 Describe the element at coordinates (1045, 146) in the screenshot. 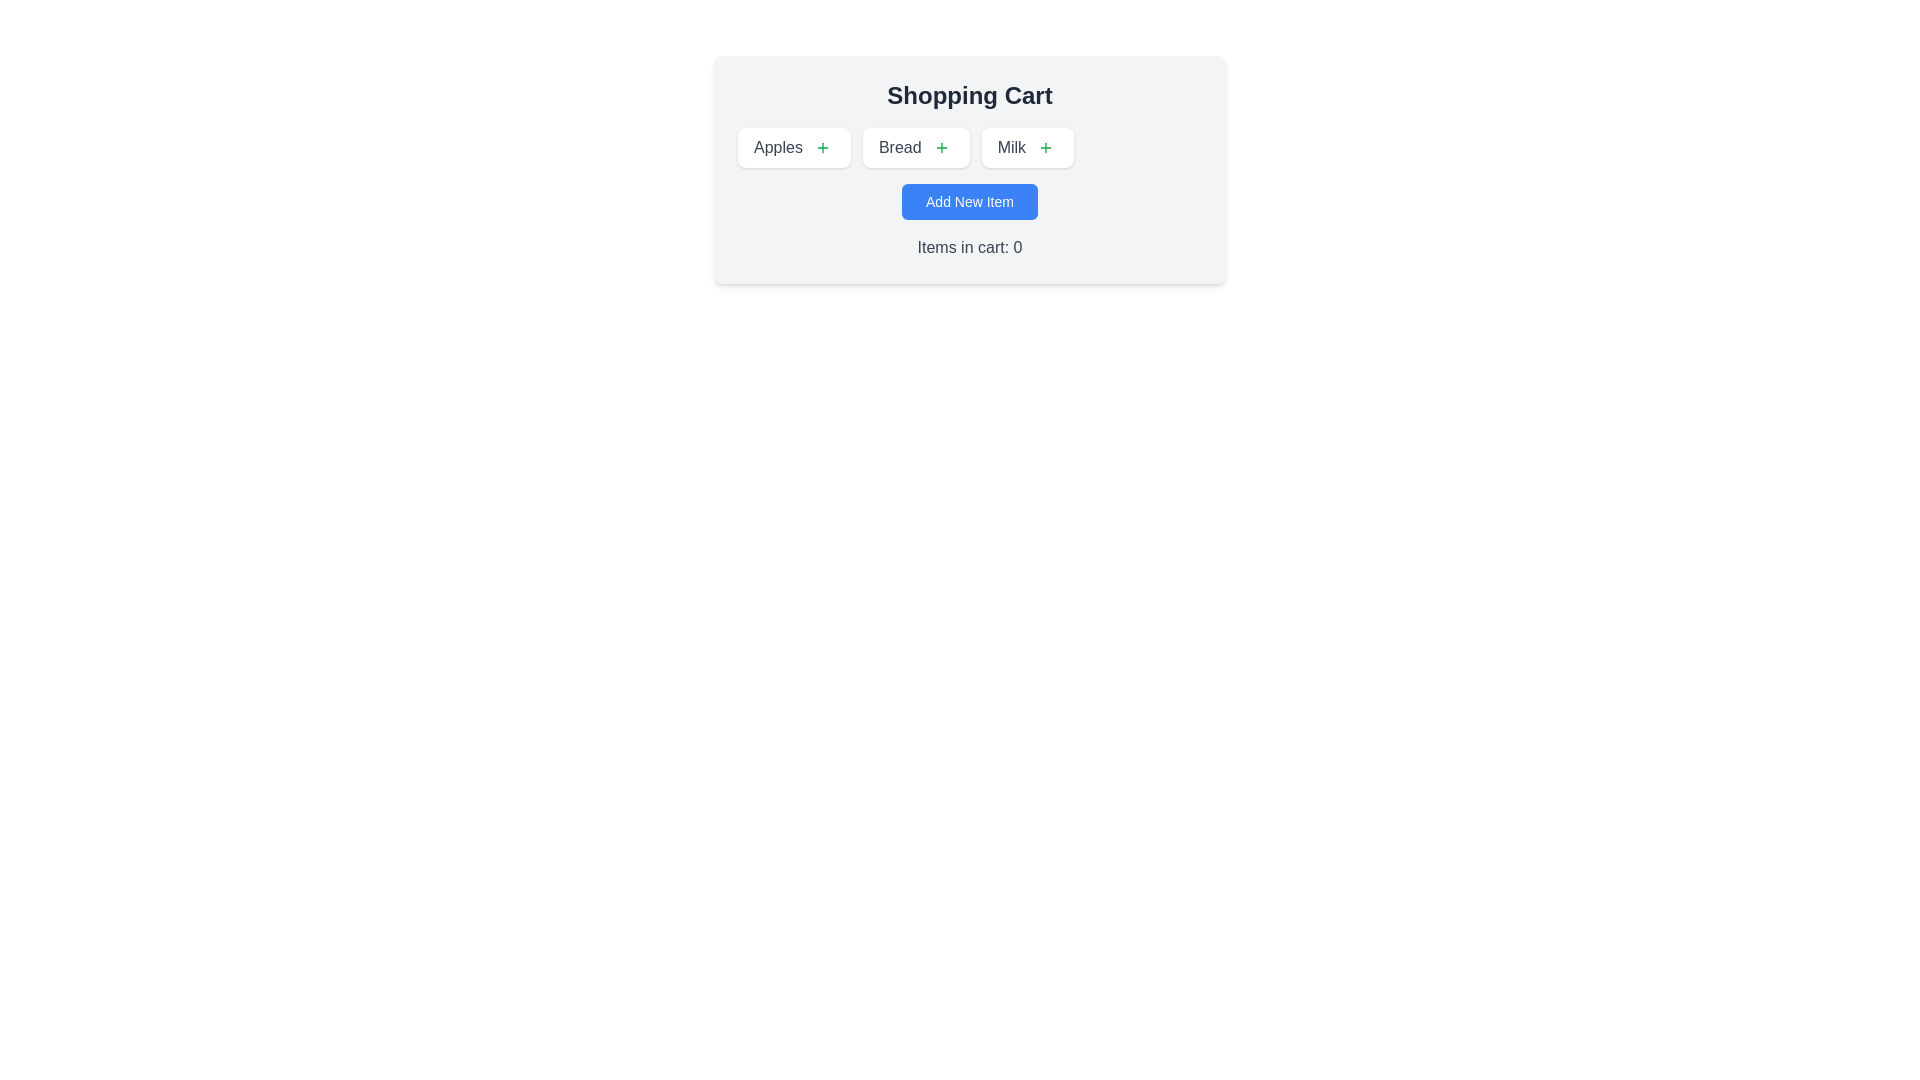

I see `the '+' button next to Milk to increment the cart count` at that location.